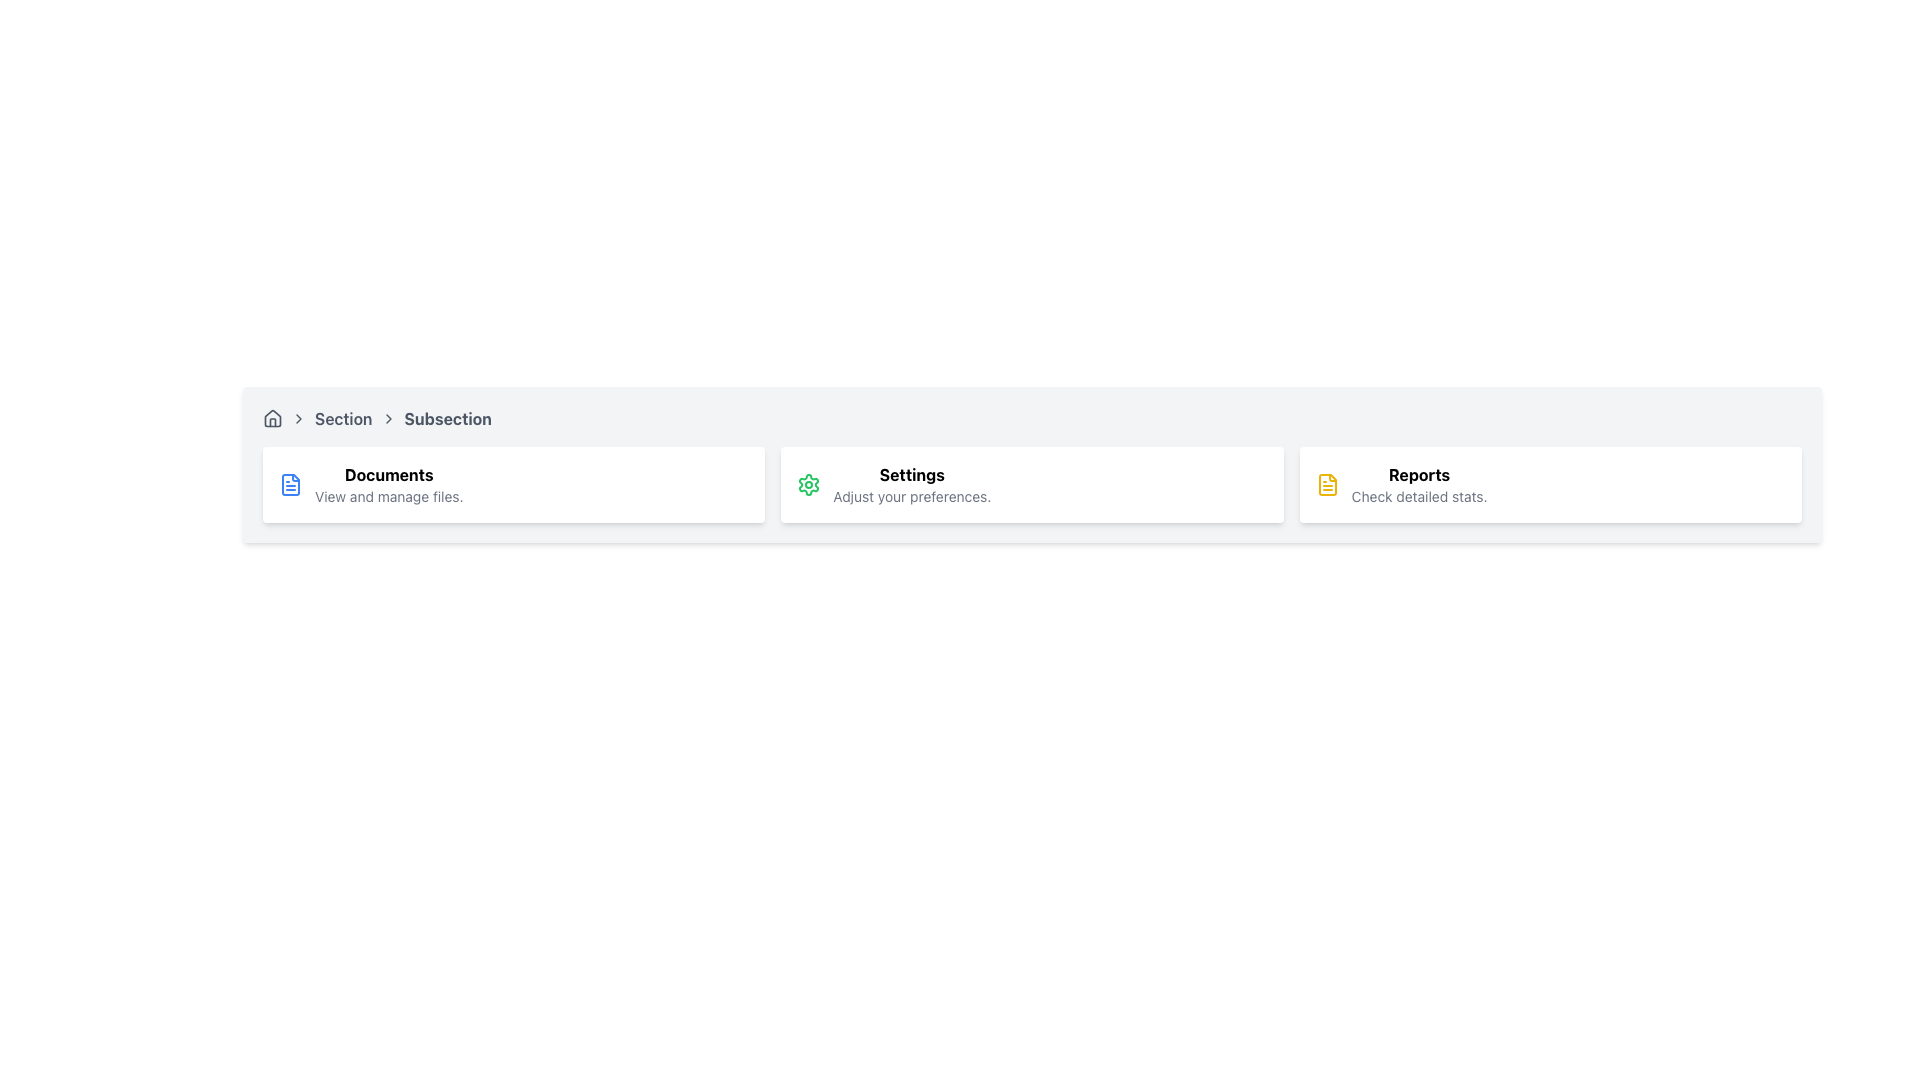  Describe the element at coordinates (1327, 485) in the screenshot. I see `the small document icon with a yellow background located at the left end of the 'Reports' section in the rightmost card under the 'Subsection'` at that location.